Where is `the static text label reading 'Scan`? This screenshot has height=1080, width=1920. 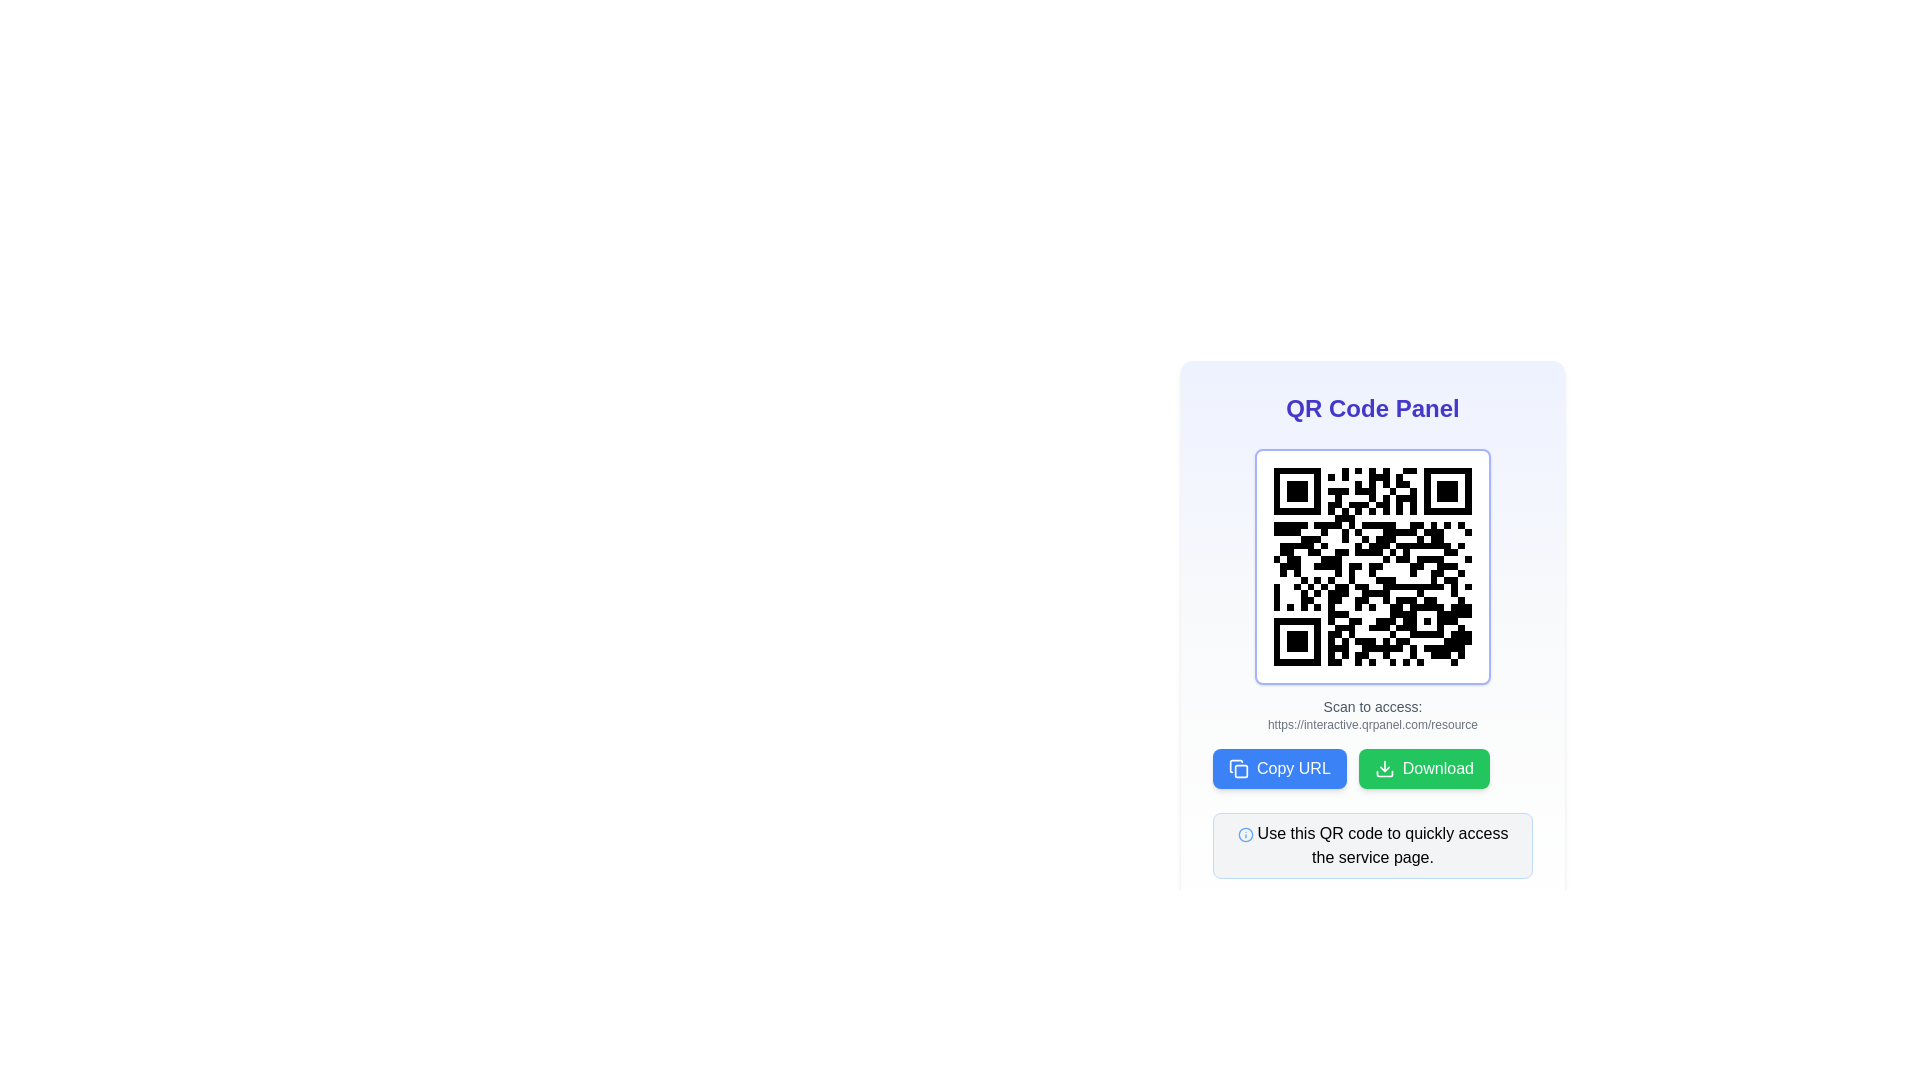 the static text label reading 'Scan is located at coordinates (1371, 705).